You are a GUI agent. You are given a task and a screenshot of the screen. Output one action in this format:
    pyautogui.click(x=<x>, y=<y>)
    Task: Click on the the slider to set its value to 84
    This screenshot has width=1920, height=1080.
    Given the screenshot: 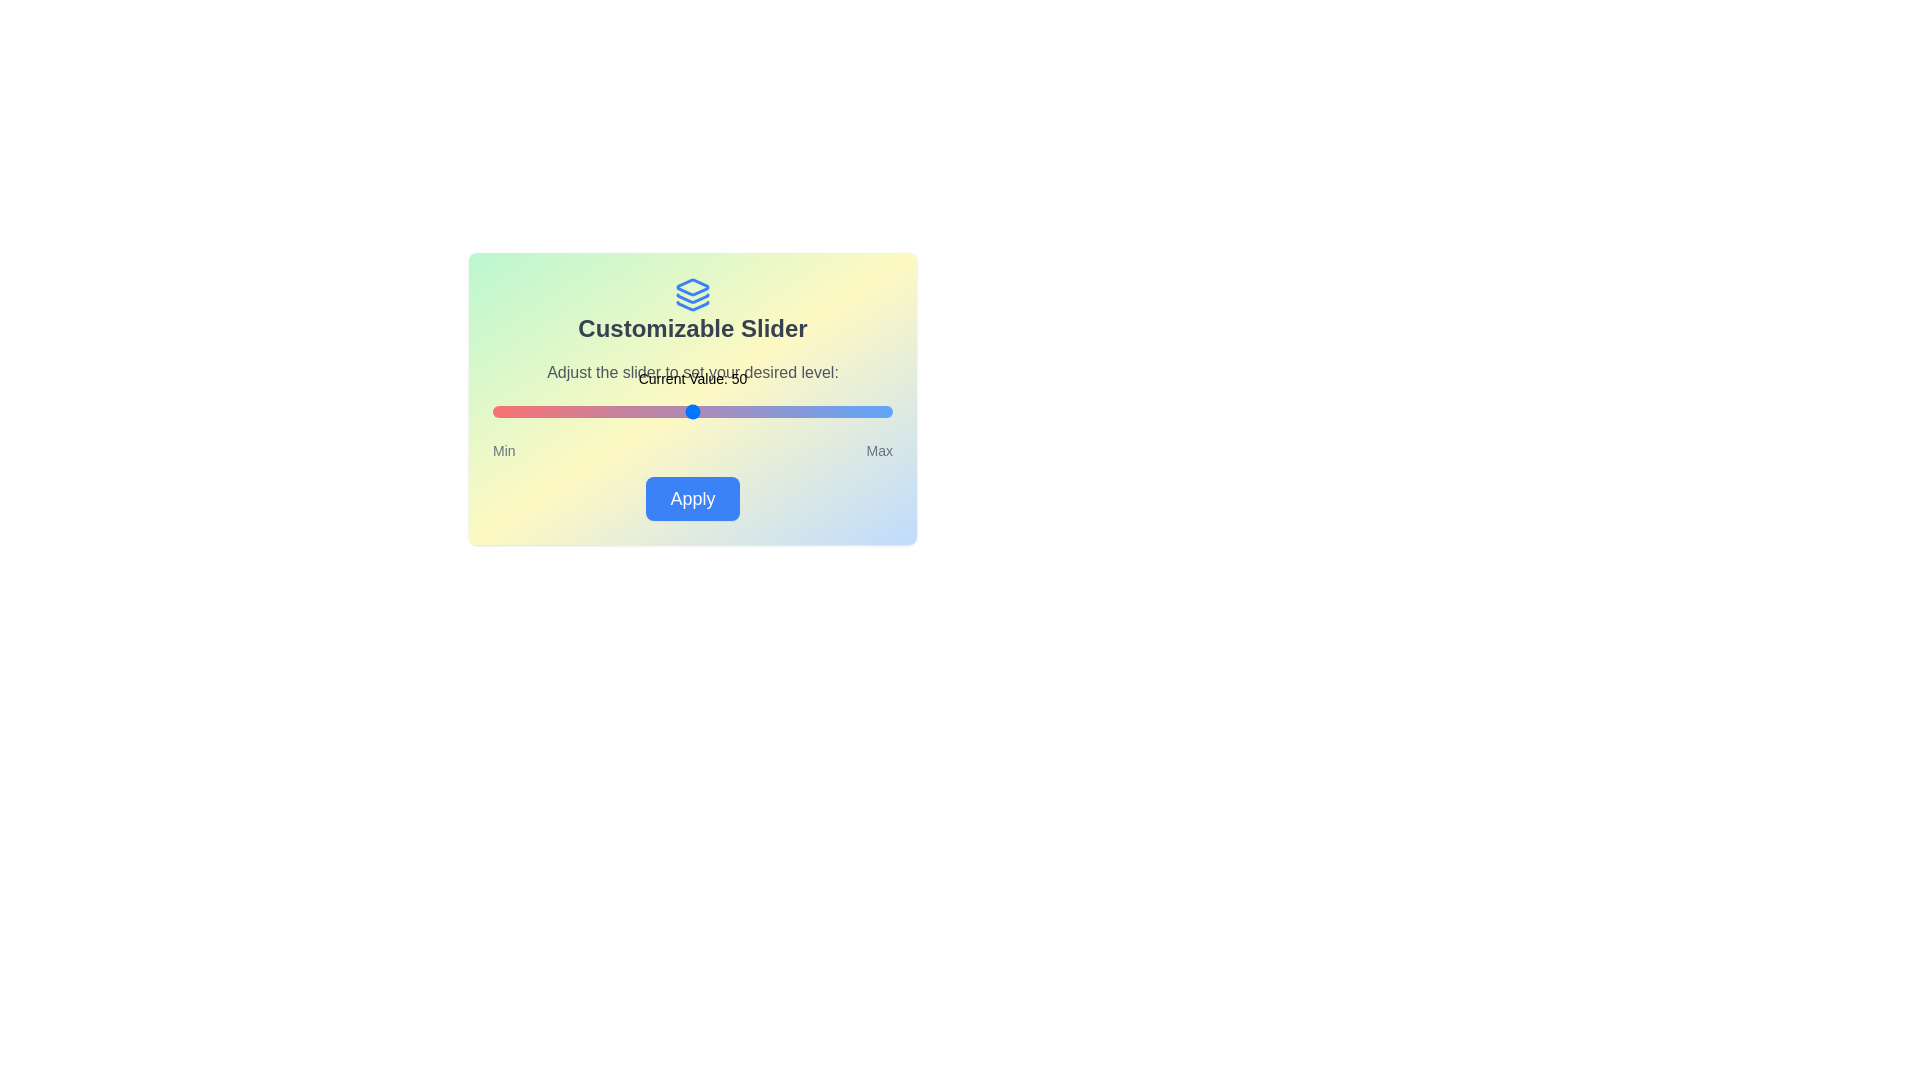 What is the action you would take?
    pyautogui.click(x=829, y=411)
    